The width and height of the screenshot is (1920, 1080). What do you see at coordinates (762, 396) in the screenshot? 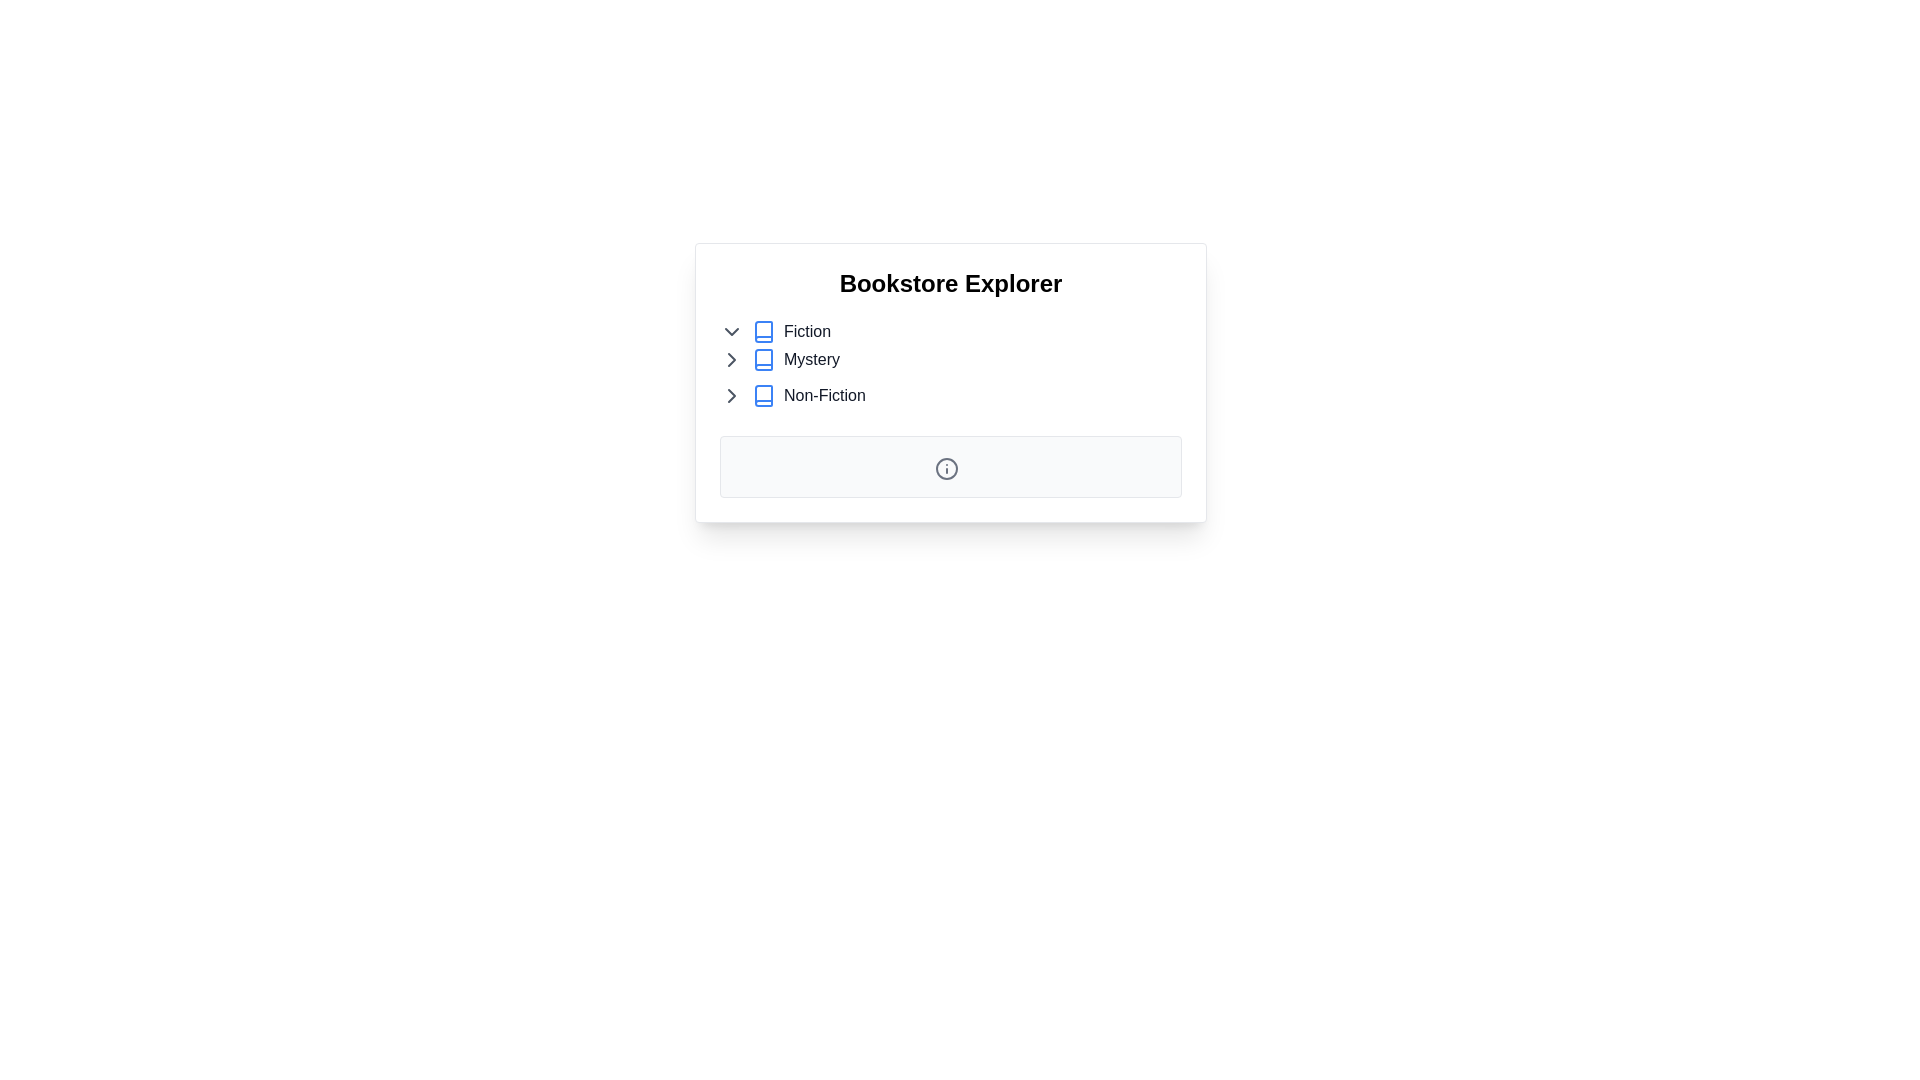
I see `the small blue book icon located to the left of the text 'Non-Fiction', which is styled in simple line art and associated with reading` at bounding box center [762, 396].